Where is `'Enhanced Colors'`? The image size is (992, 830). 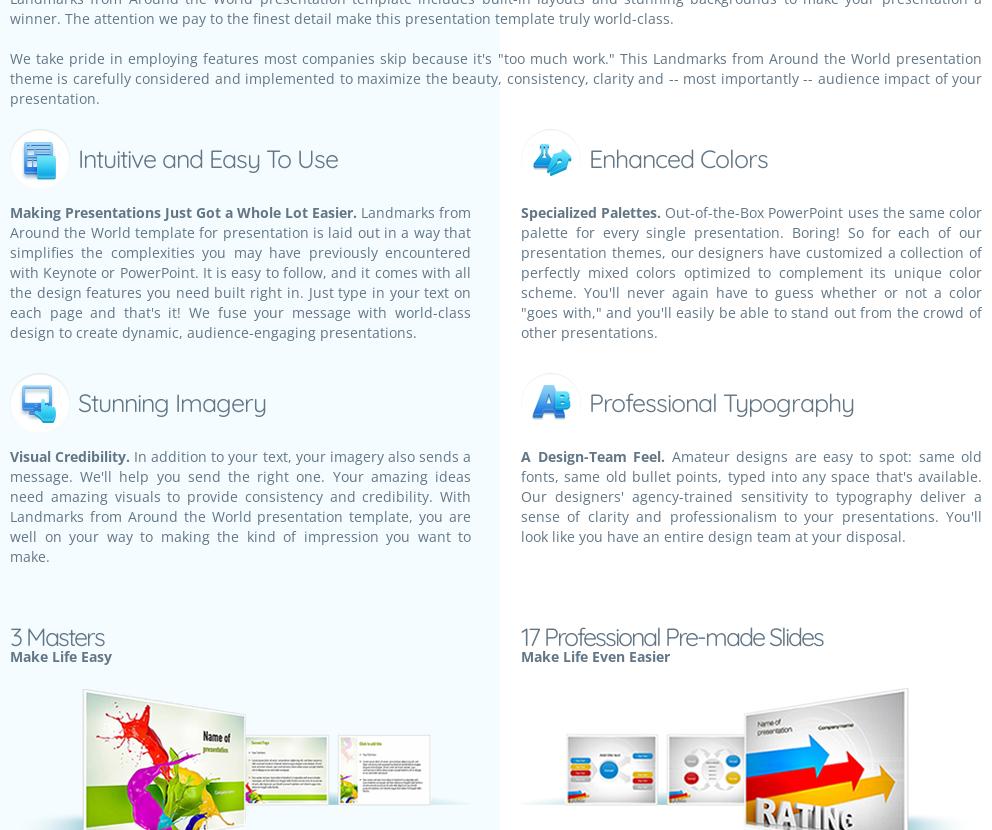 'Enhanced Colors' is located at coordinates (677, 157).